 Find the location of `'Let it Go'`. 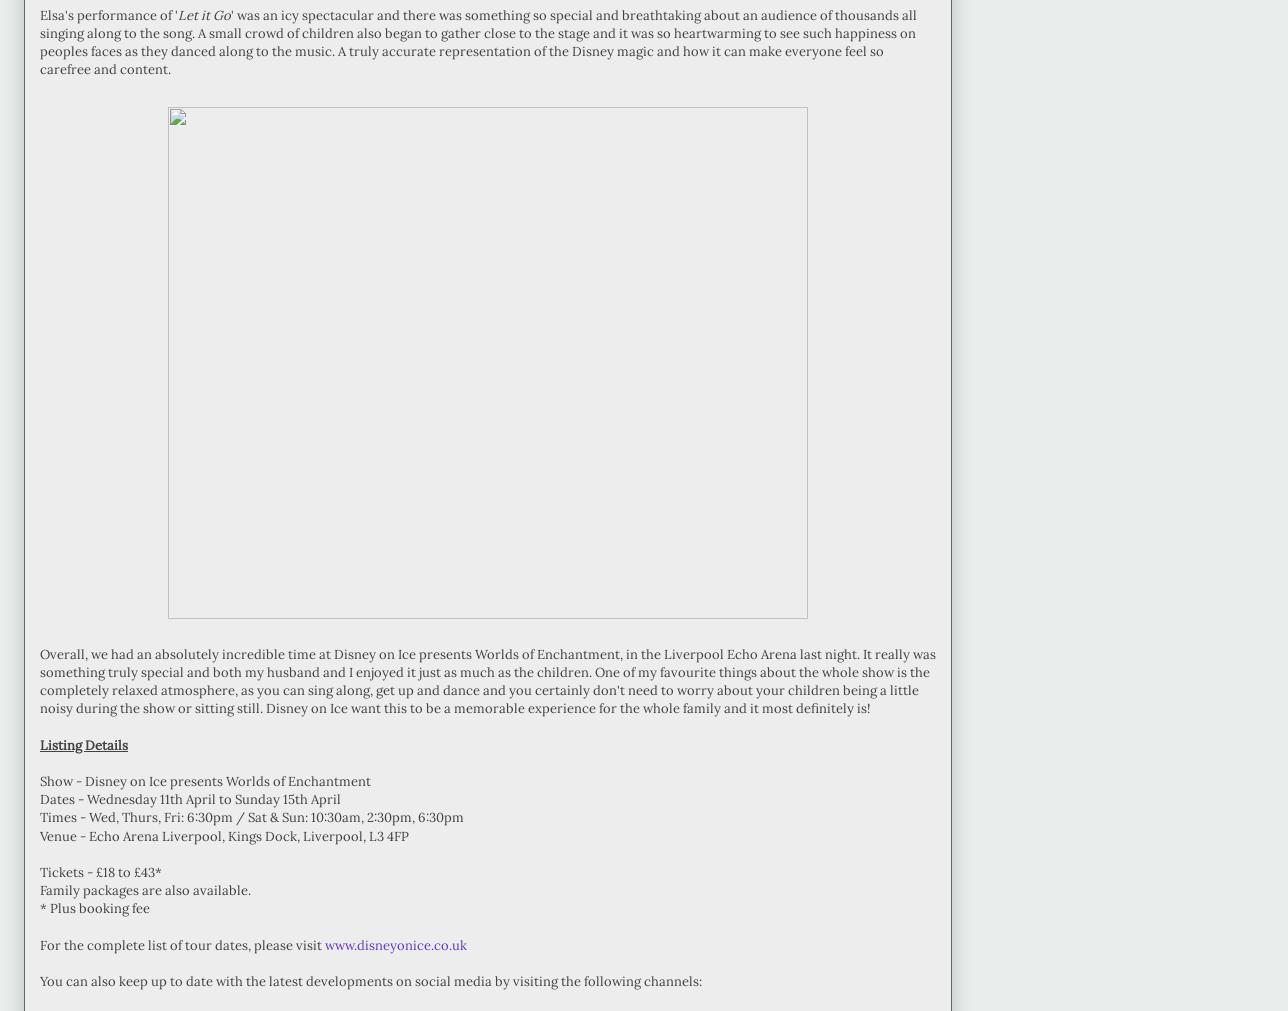

'Let it Go' is located at coordinates (204, 13).